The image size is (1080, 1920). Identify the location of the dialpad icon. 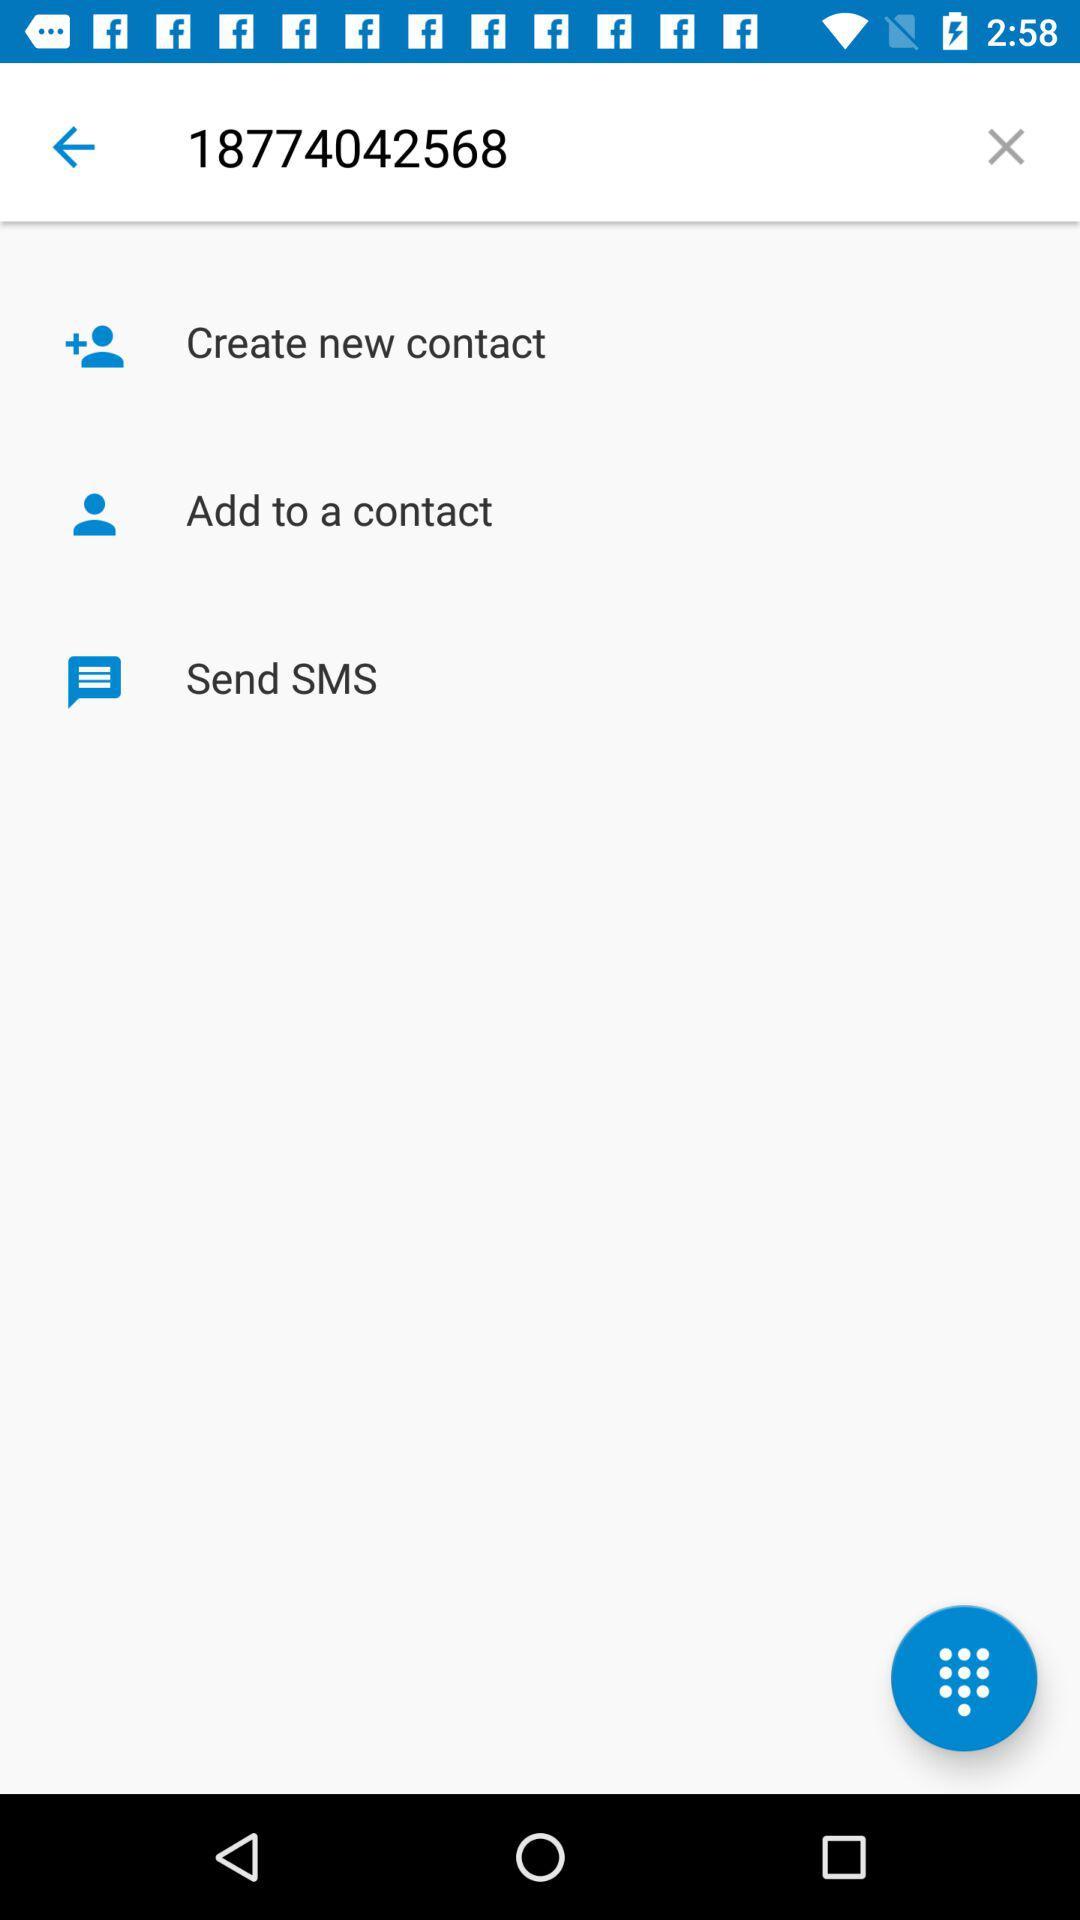
(963, 1678).